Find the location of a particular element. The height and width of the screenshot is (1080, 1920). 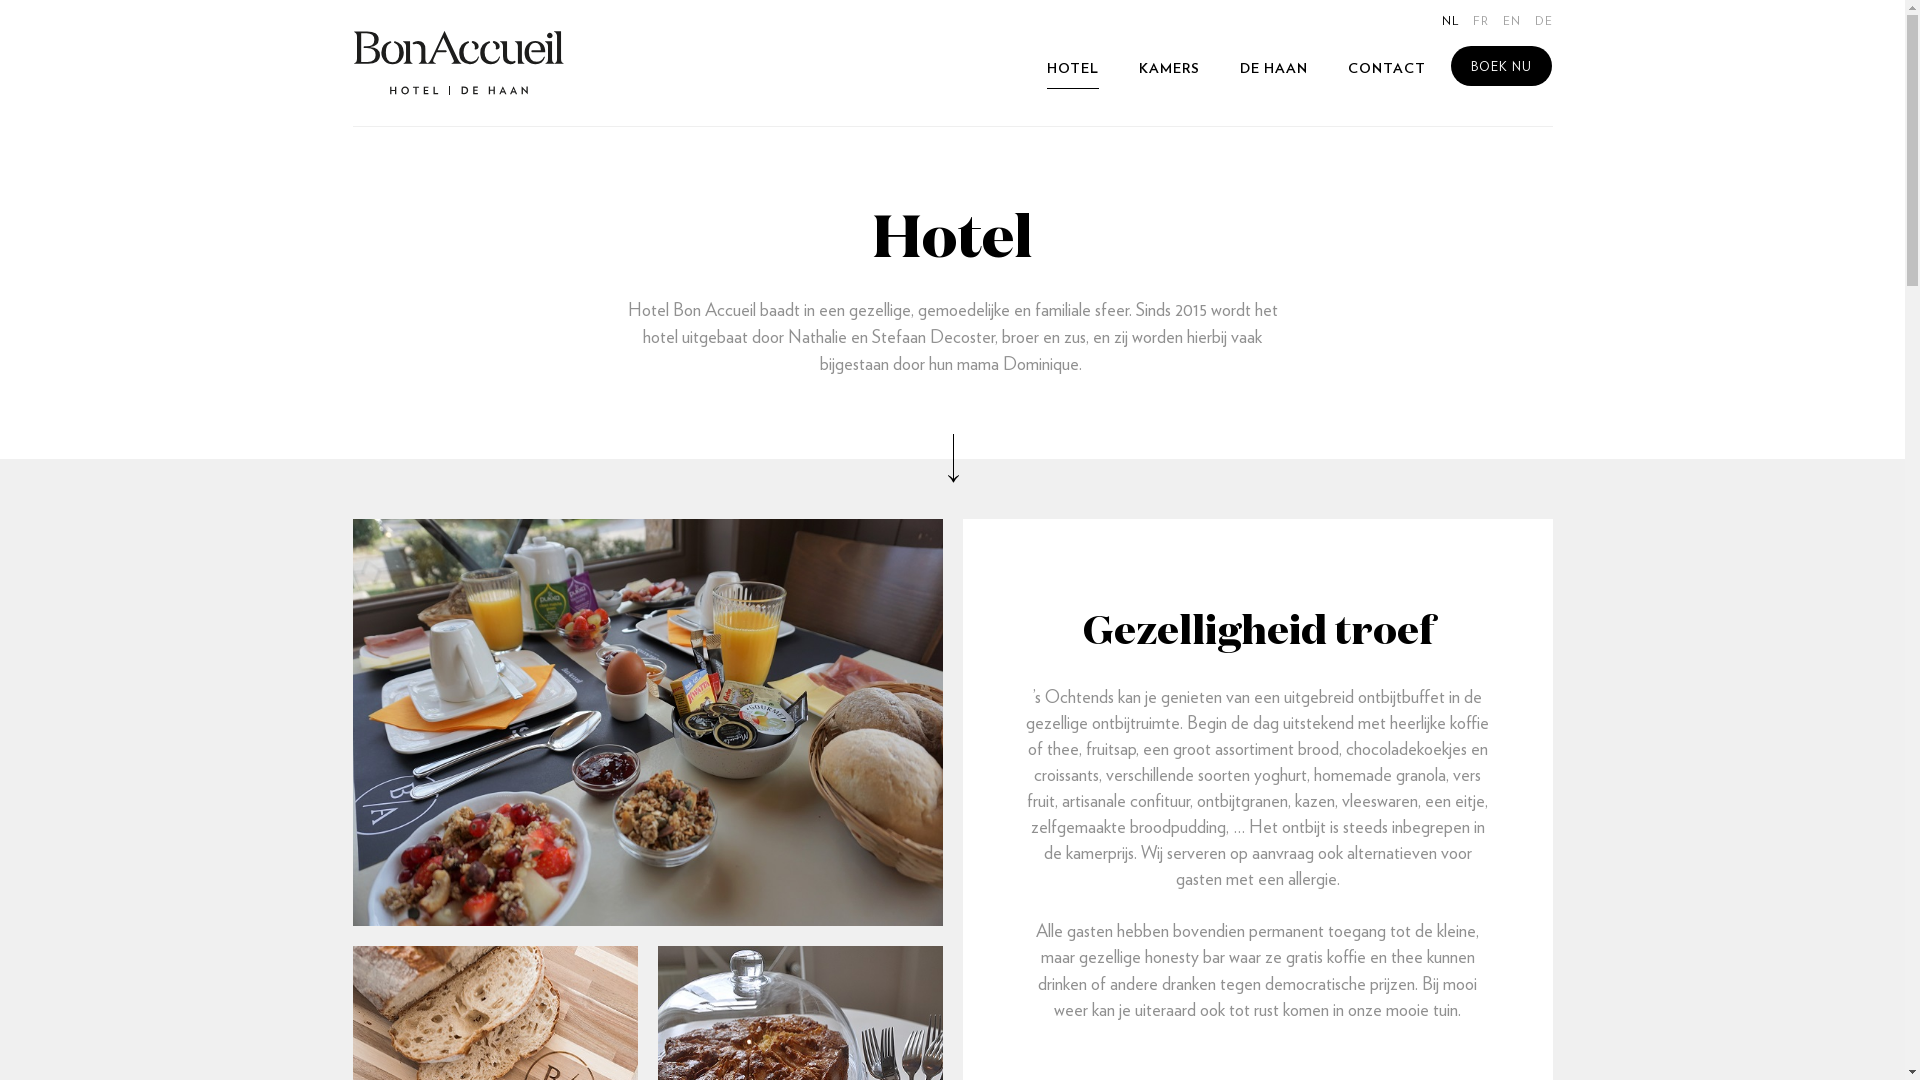

'CONTACT' is located at coordinates (1386, 68).